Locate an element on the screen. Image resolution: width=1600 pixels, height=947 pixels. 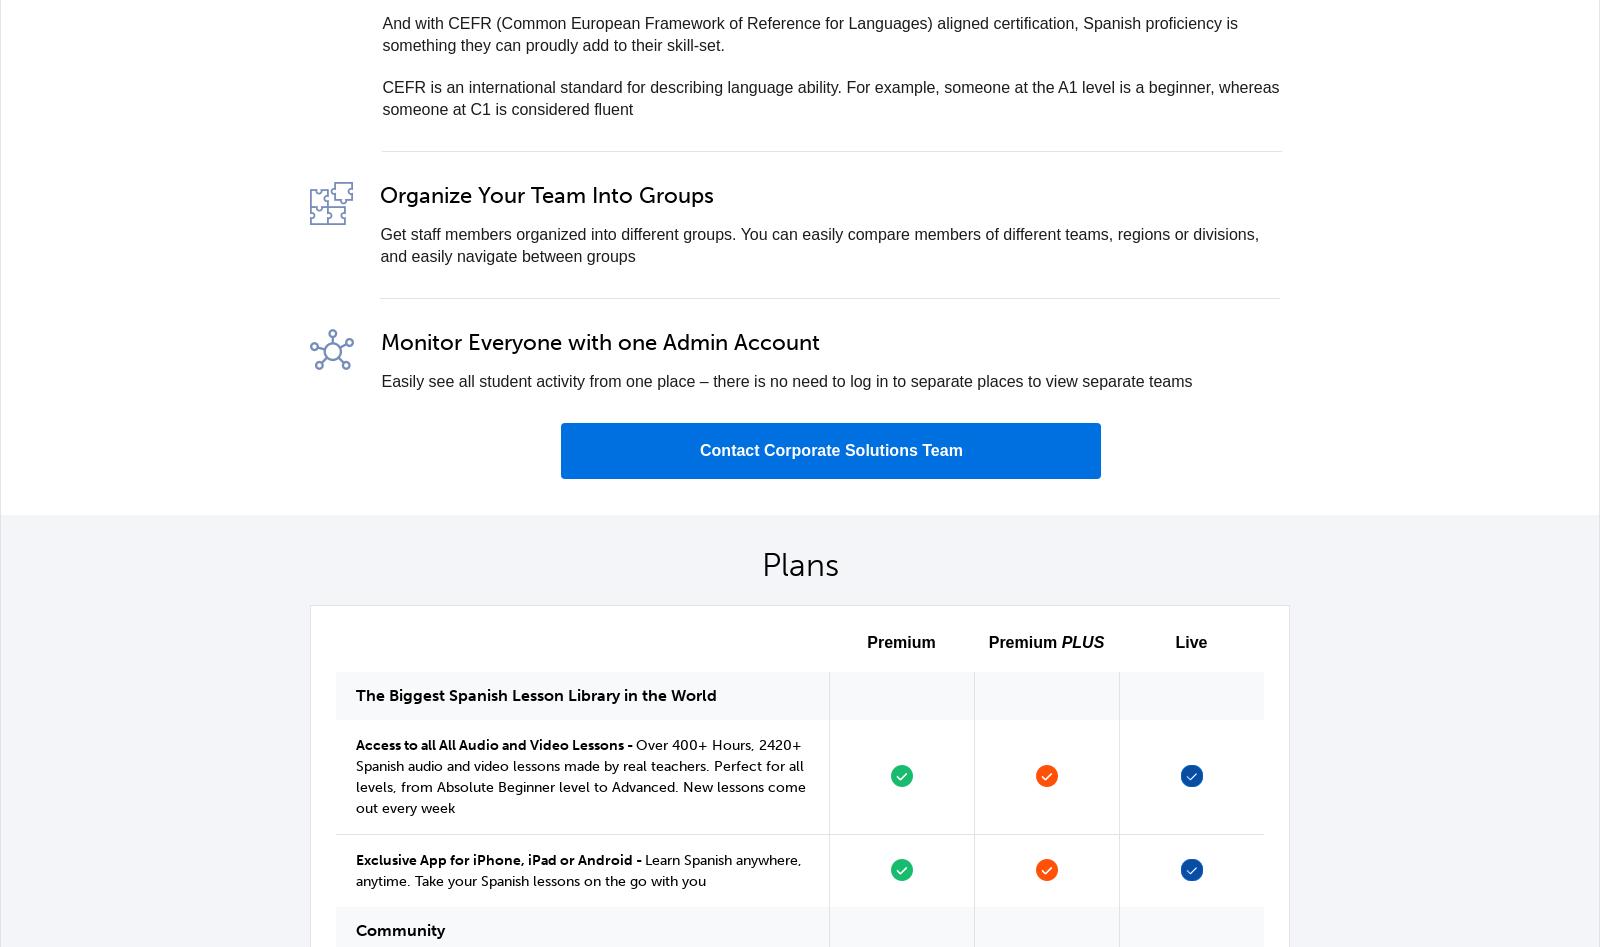
'Access to all All Audio and Video Lessons -' is located at coordinates (495, 744).